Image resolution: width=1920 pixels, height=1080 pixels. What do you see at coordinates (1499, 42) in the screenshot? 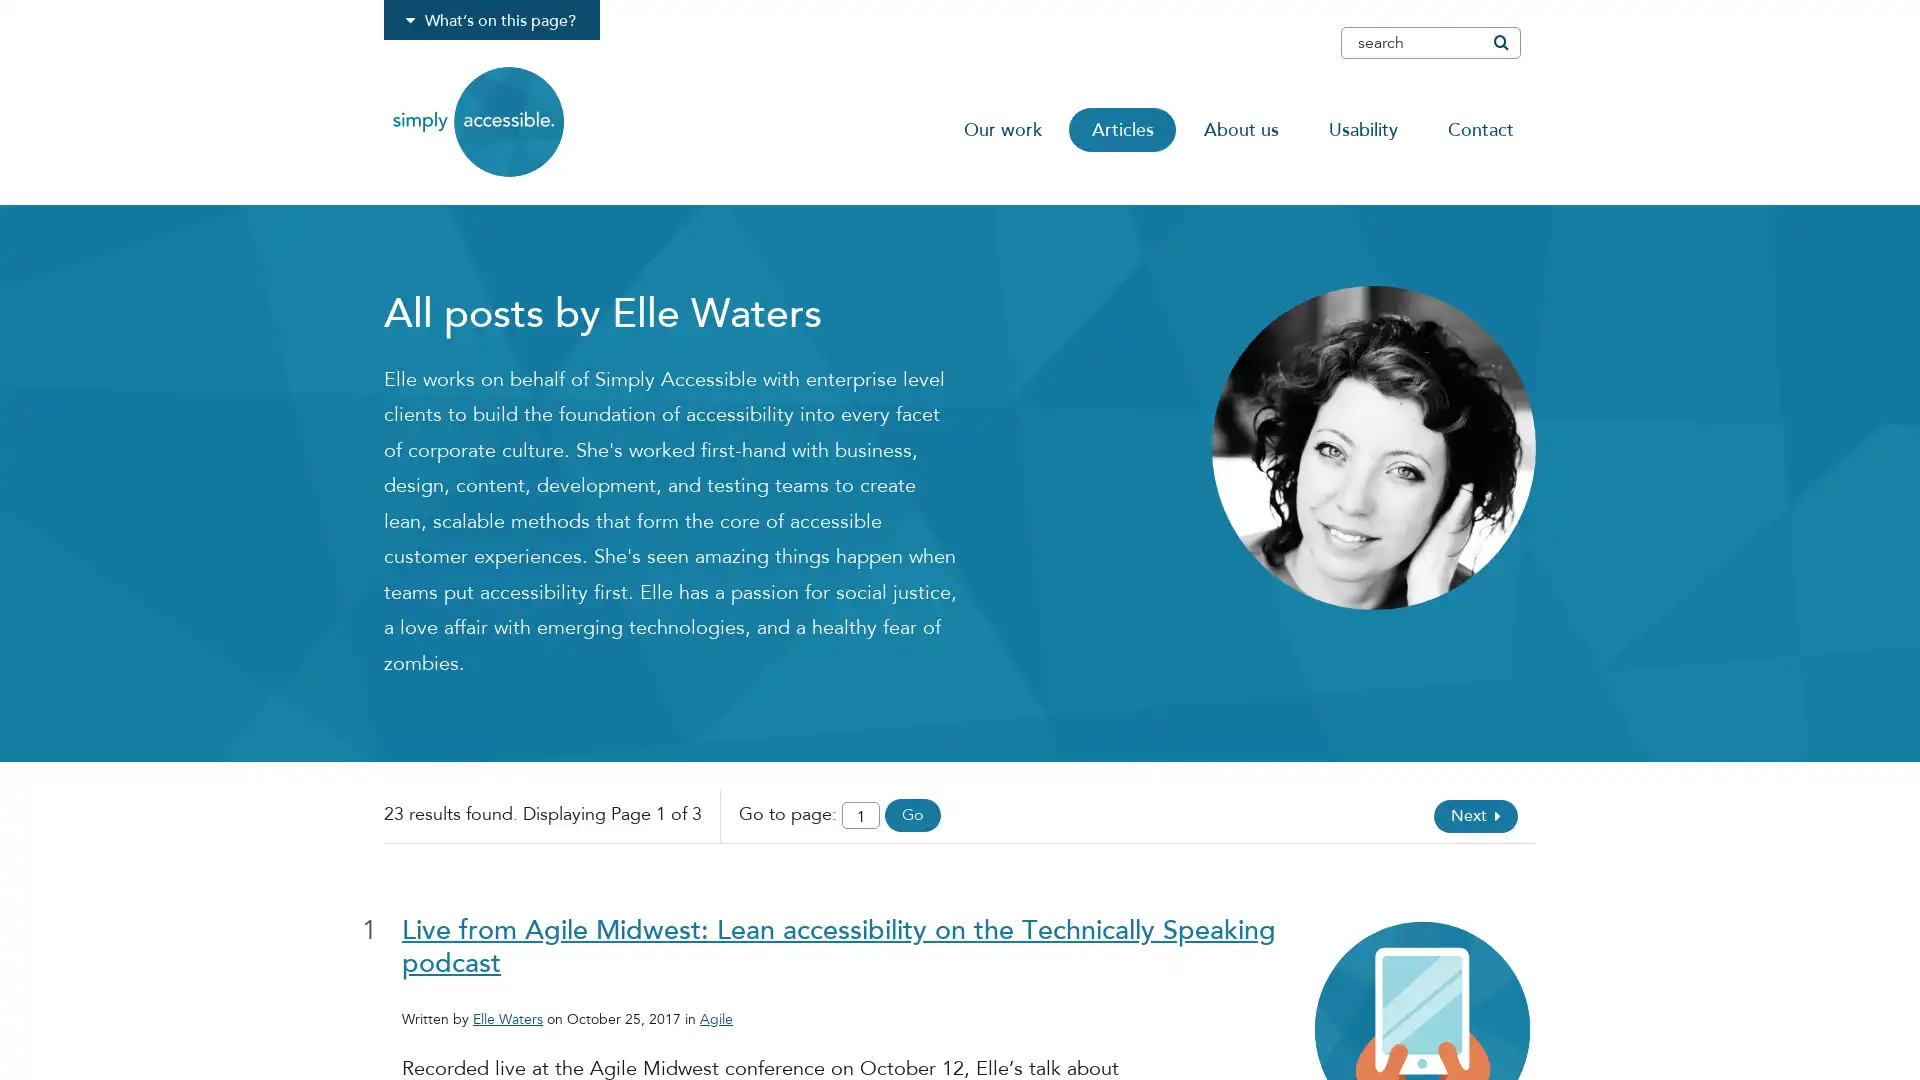
I see `Submit Search` at bounding box center [1499, 42].